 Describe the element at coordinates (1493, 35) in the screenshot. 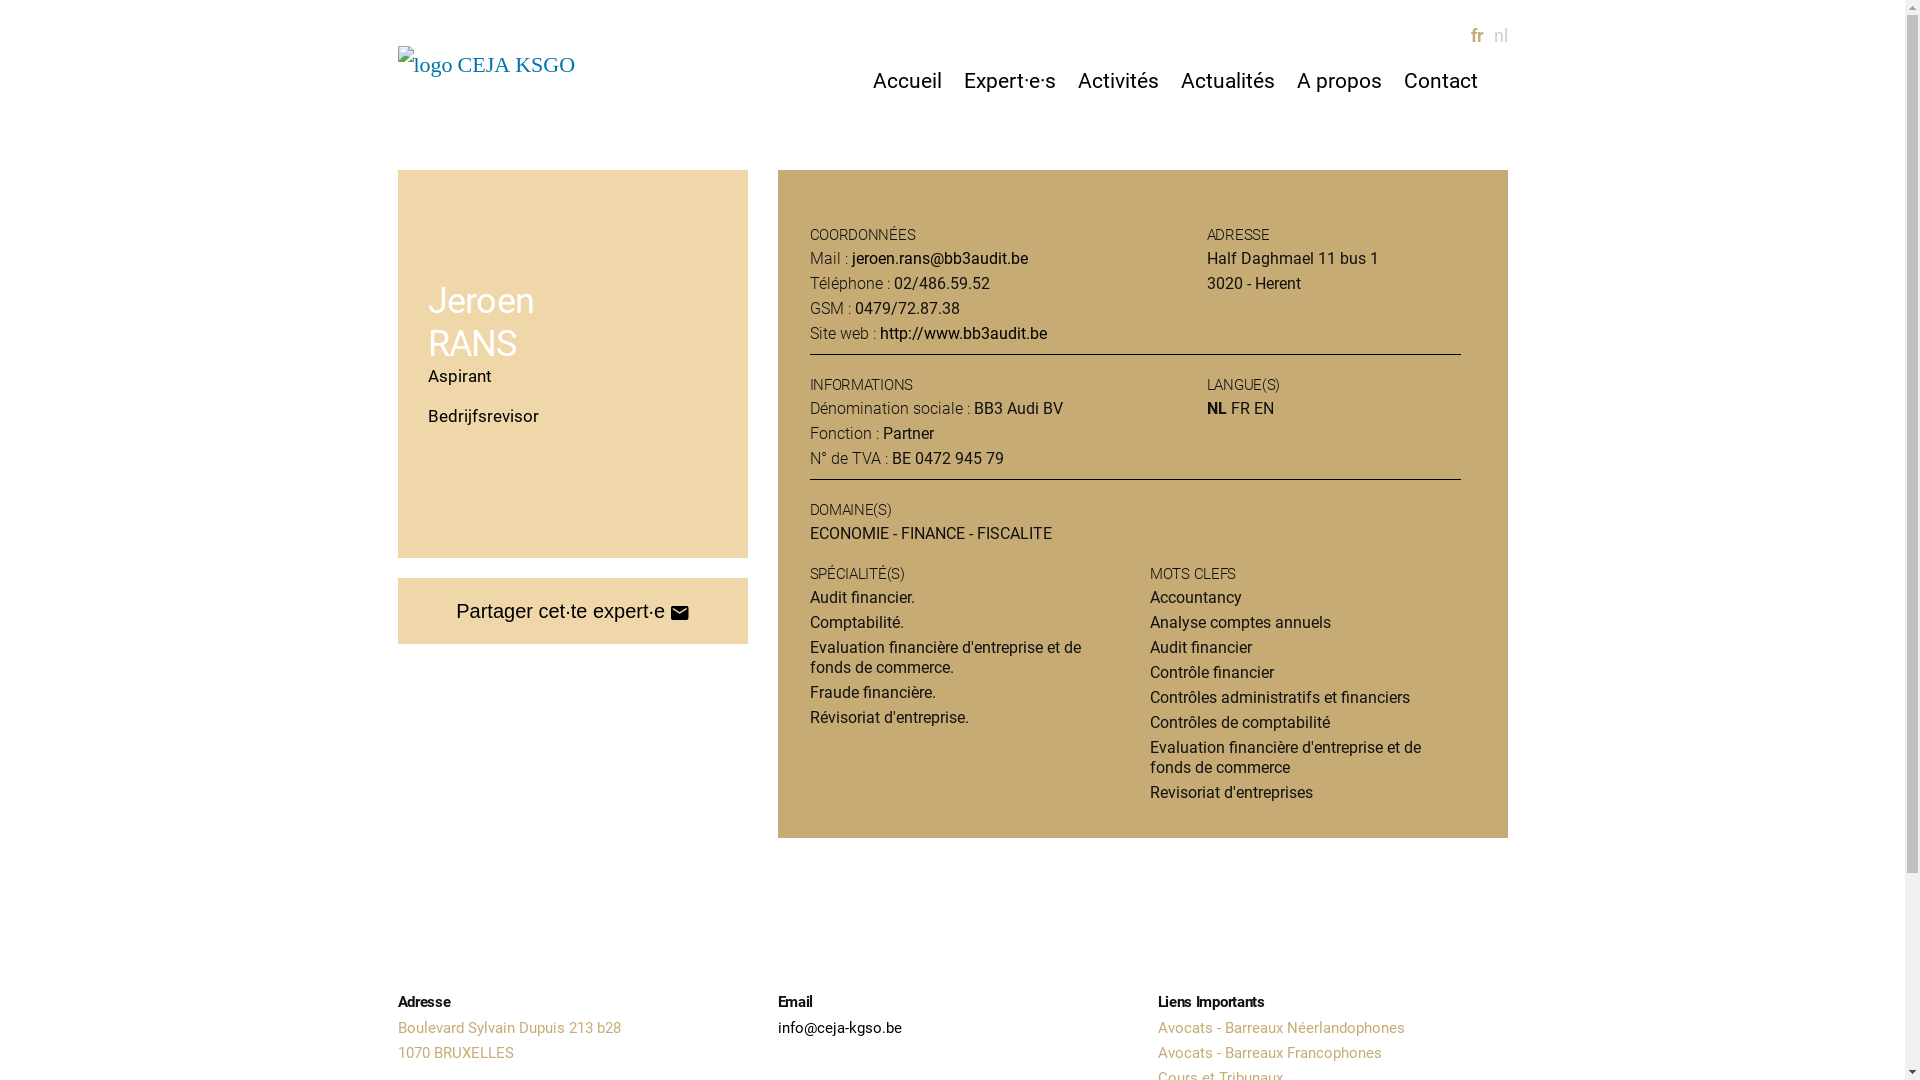

I see `'nl'` at that location.